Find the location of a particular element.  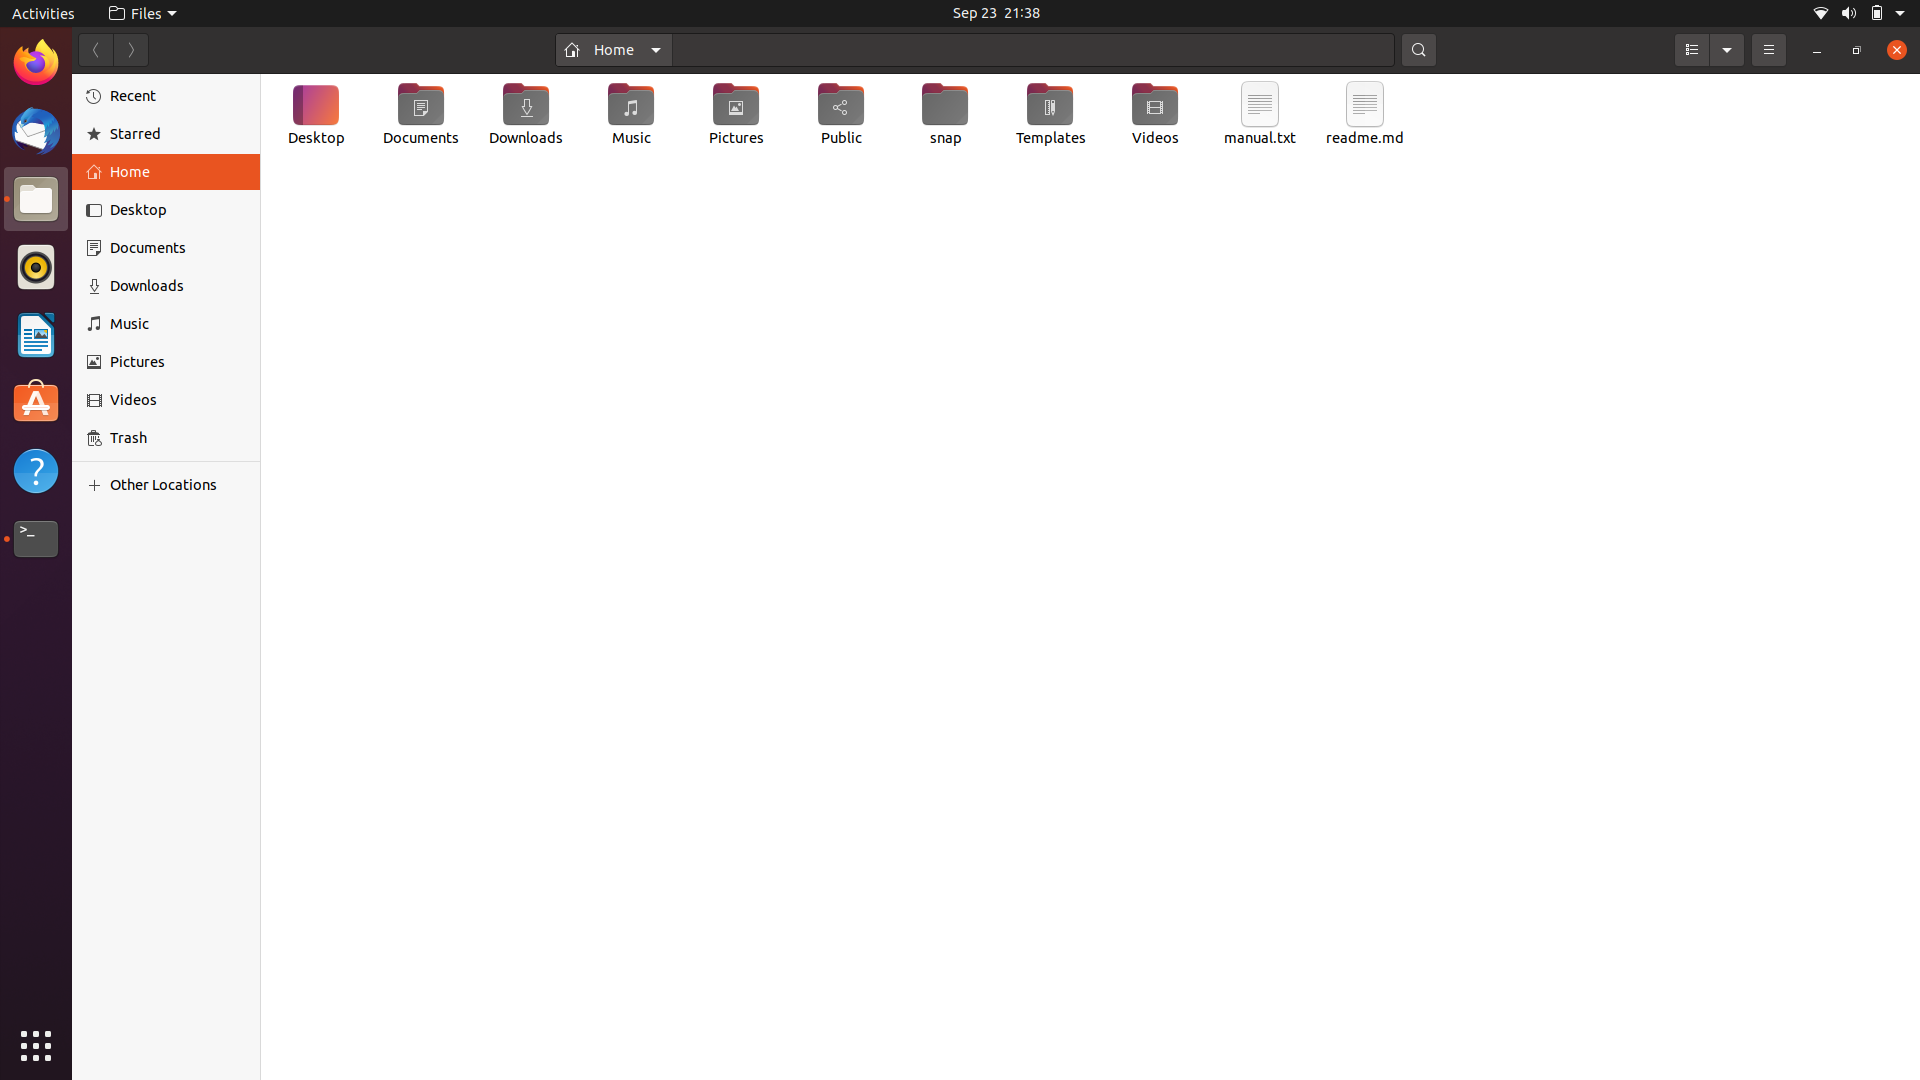

In the home folder, find the text file "helloworld.txt" is located at coordinates (1035, 47).